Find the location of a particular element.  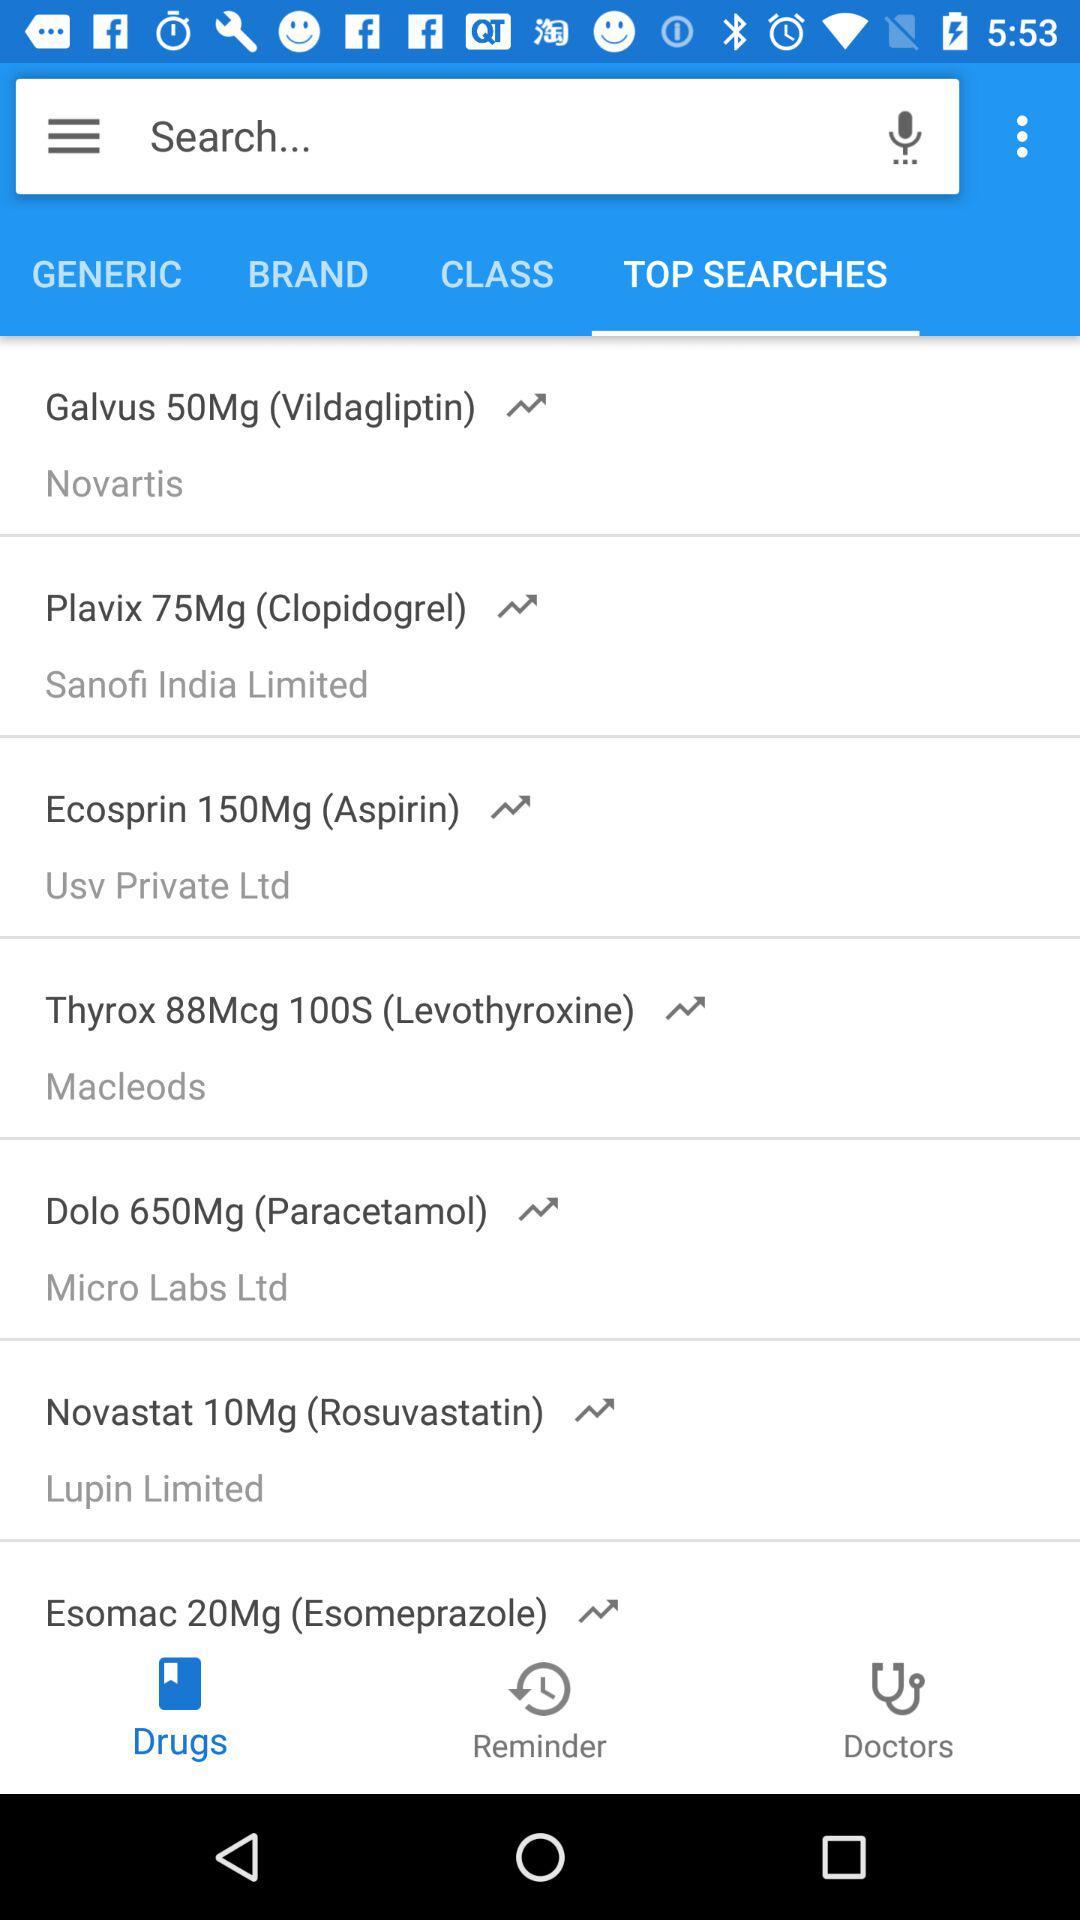

the thyrox 88mcg 100s is located at coordinates (363, 1002).